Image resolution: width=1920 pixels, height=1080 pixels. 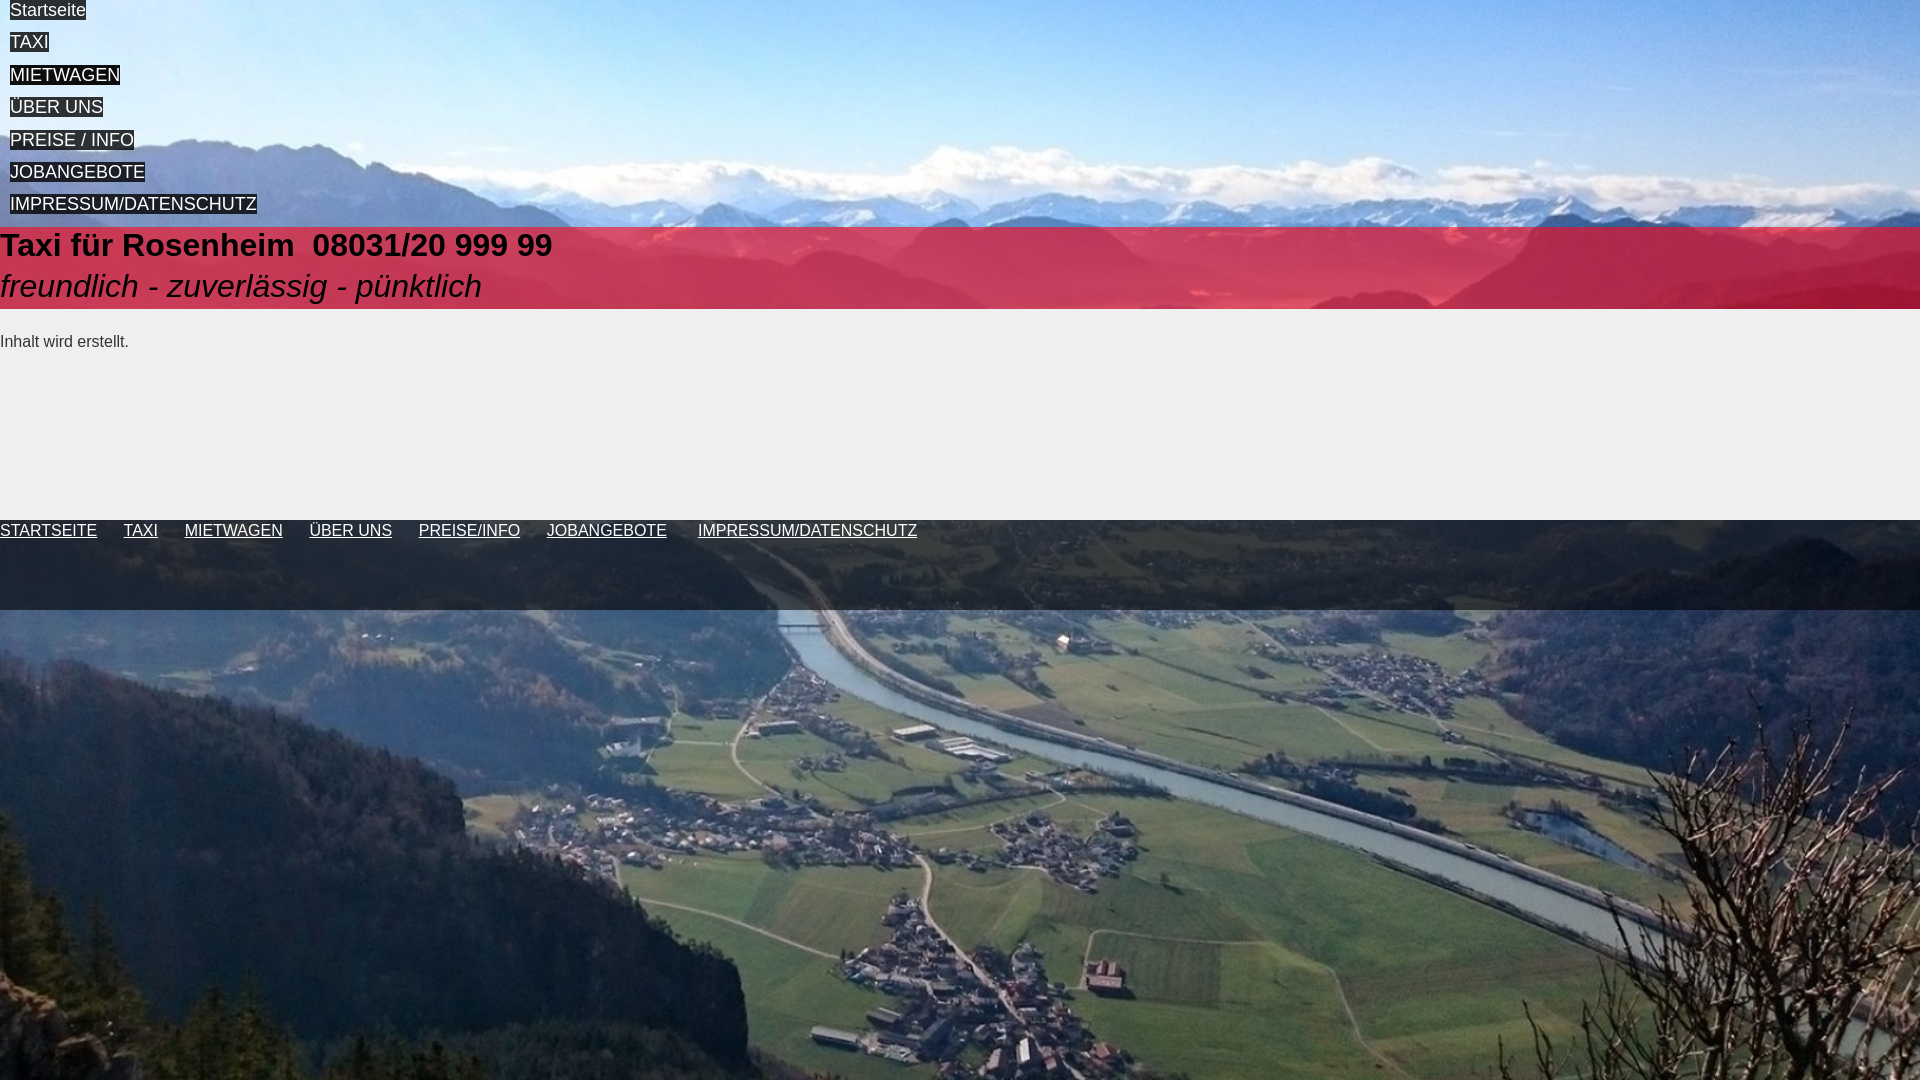 I want to click on 'IMPRESSUM/DATENSCHUTZ', so click(x=132, y=204).